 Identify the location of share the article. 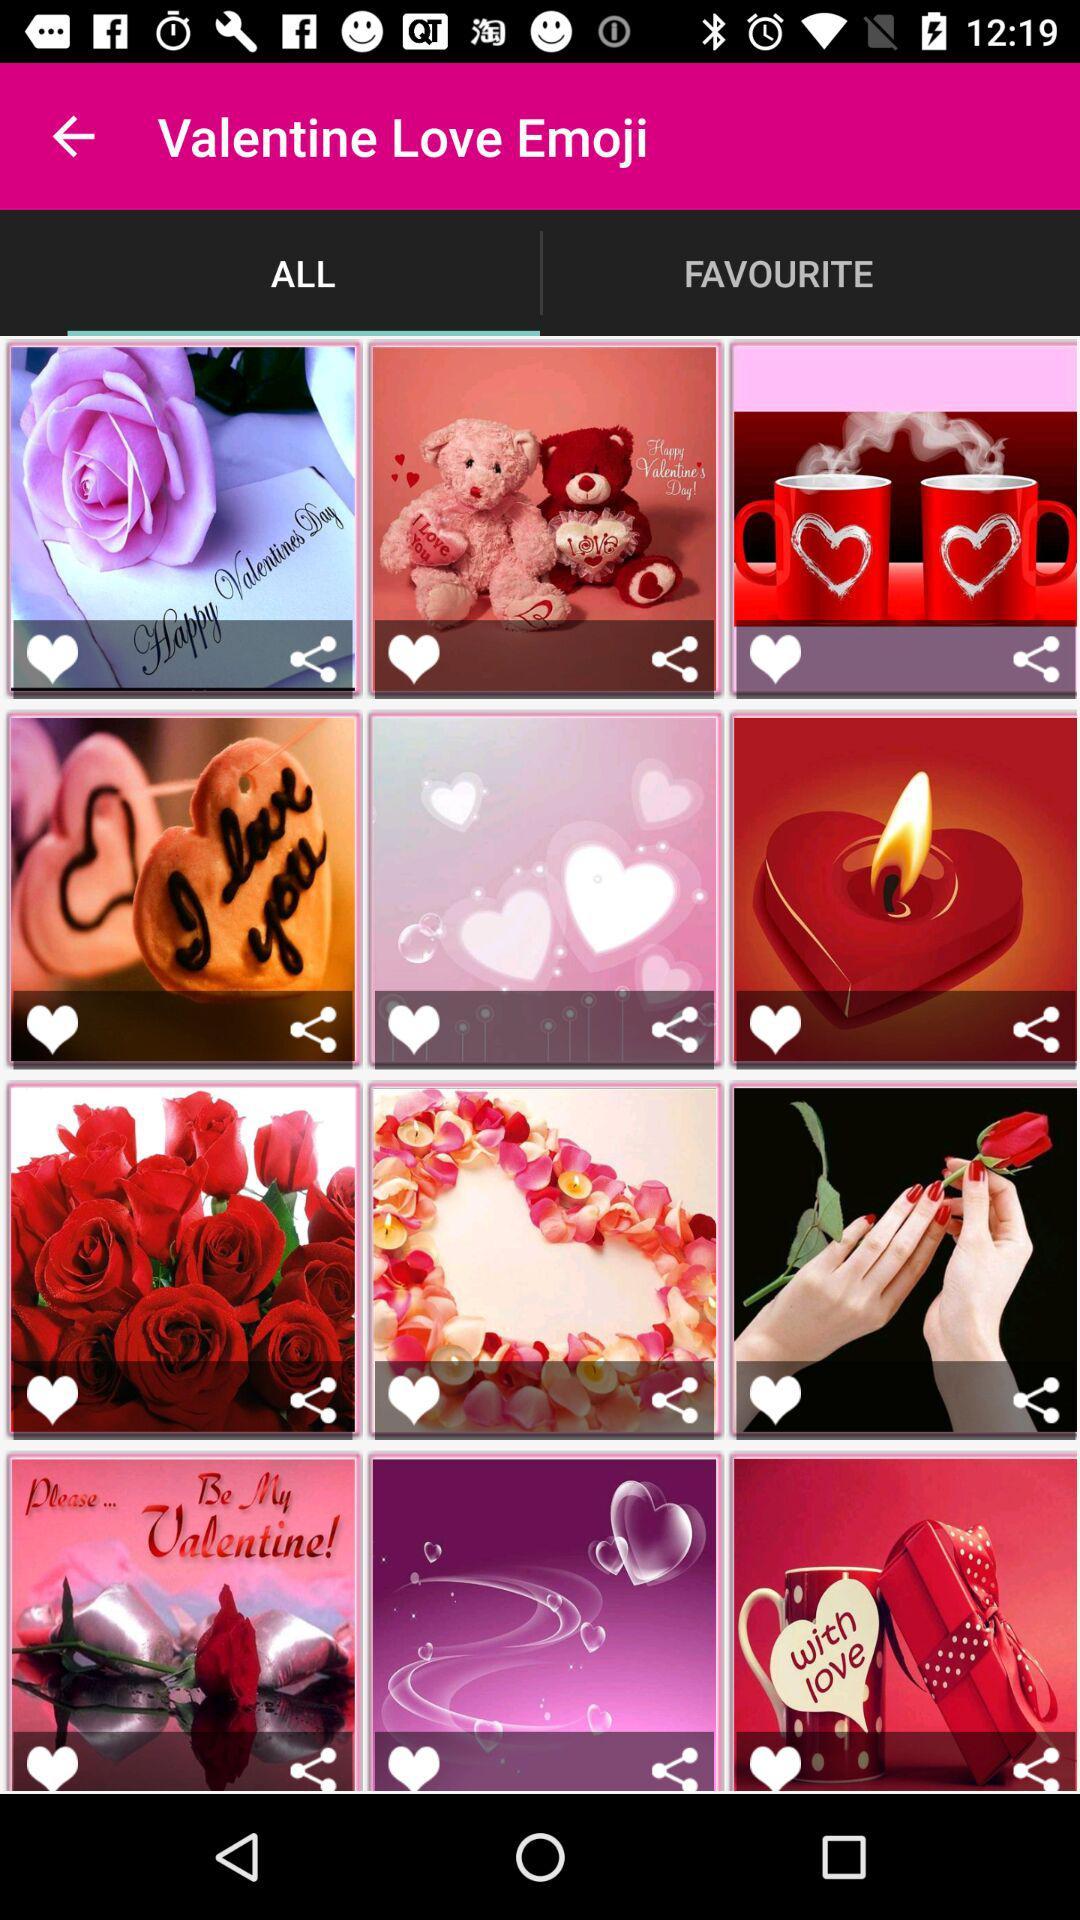
(1035, 1399).